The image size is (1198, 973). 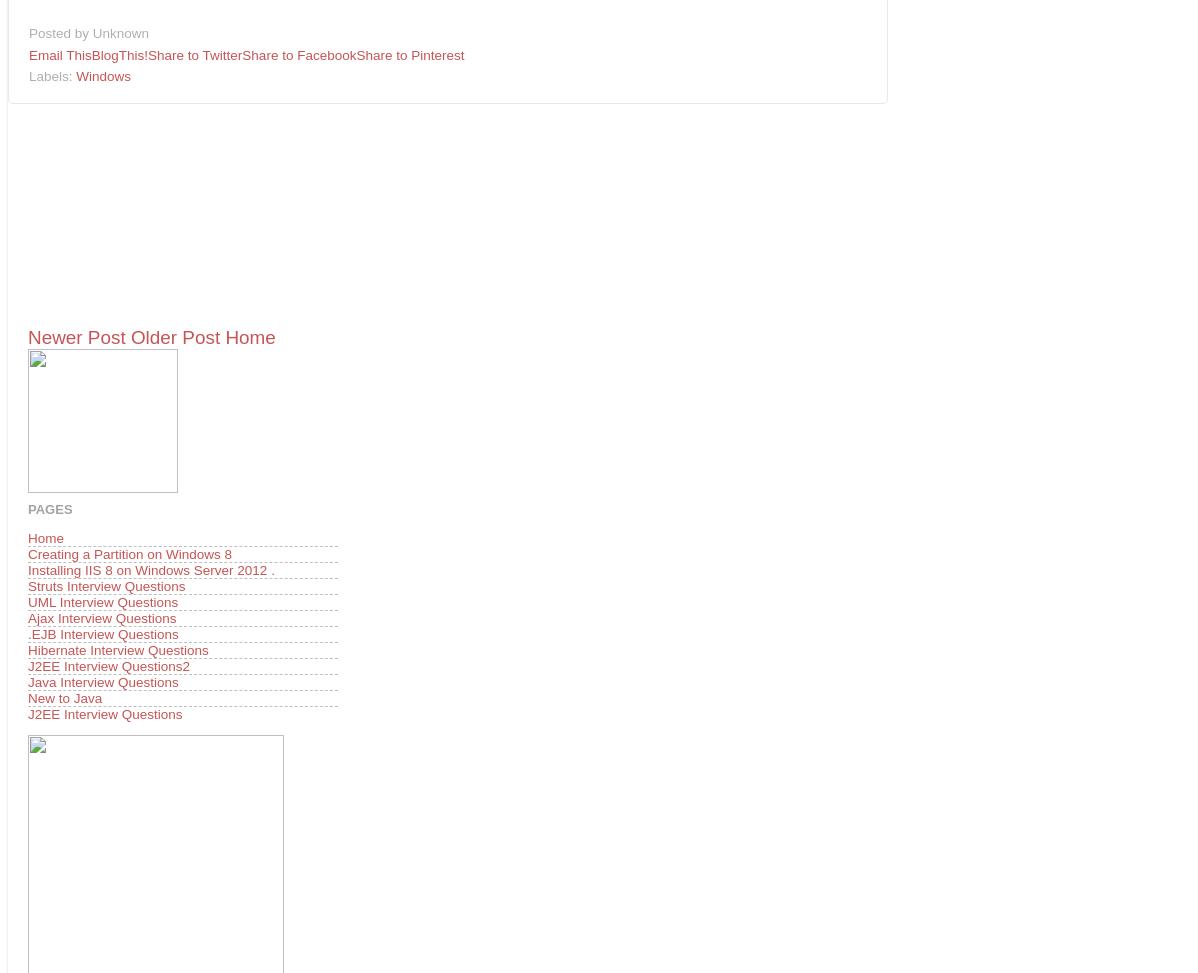 I want to click on 'UML Interview Questions', so click(x=102, y=601).